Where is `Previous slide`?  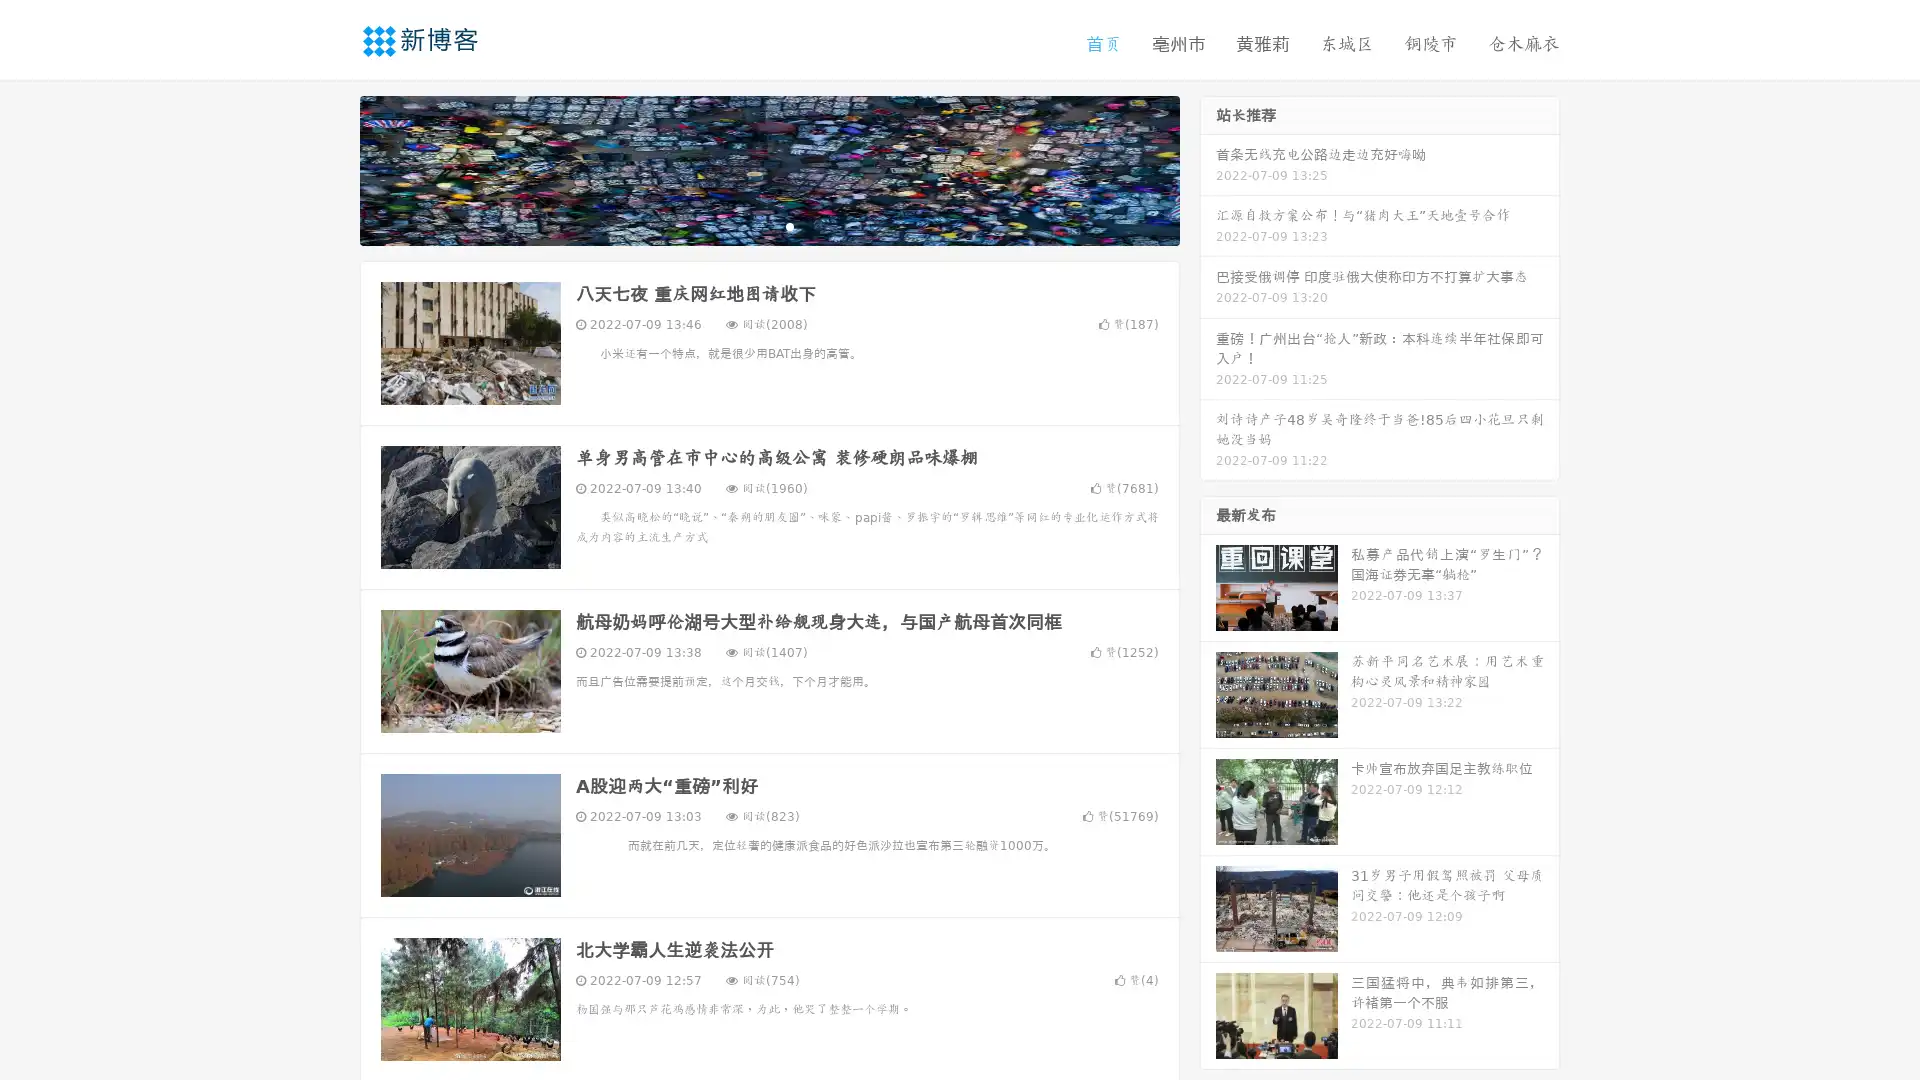 Previous slide is located at coordinates (330, 168).